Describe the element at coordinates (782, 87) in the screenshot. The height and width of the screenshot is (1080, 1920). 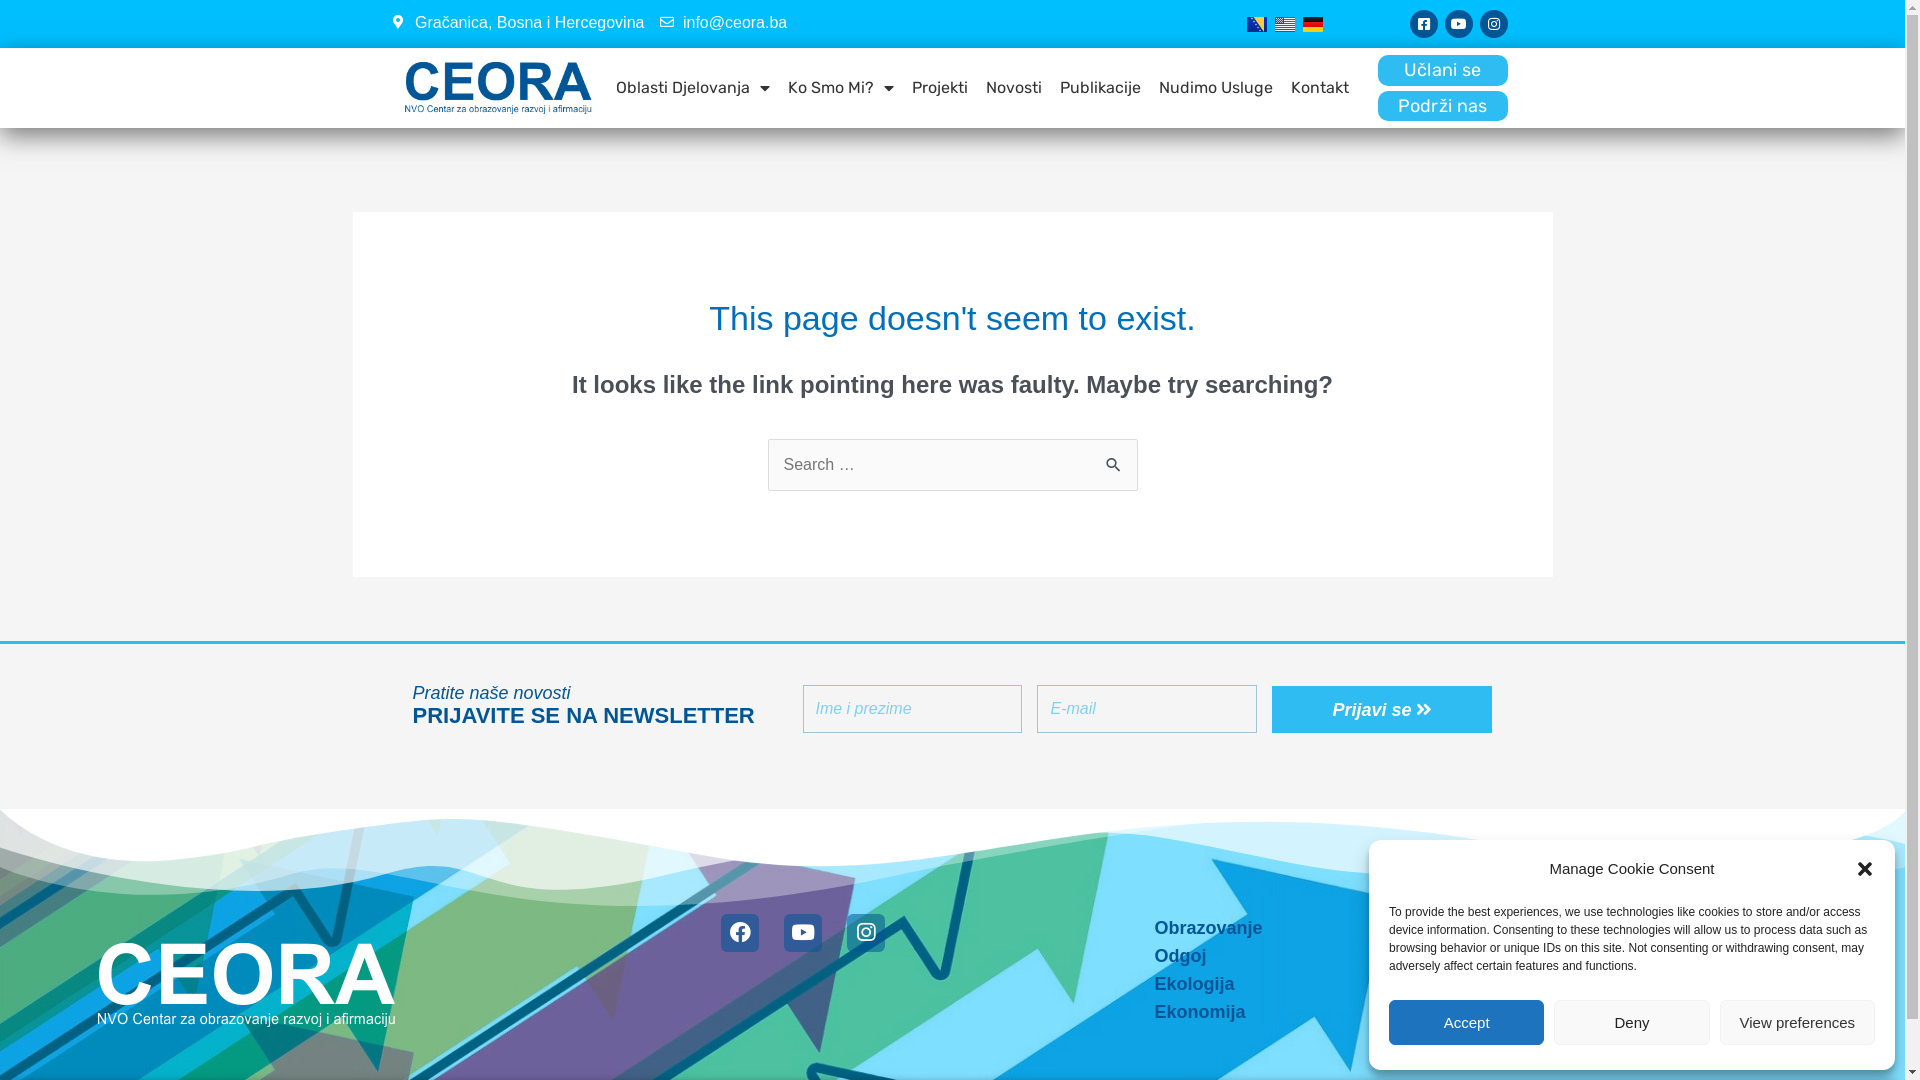
I see `'Ko Smo Mi?'` at that location.